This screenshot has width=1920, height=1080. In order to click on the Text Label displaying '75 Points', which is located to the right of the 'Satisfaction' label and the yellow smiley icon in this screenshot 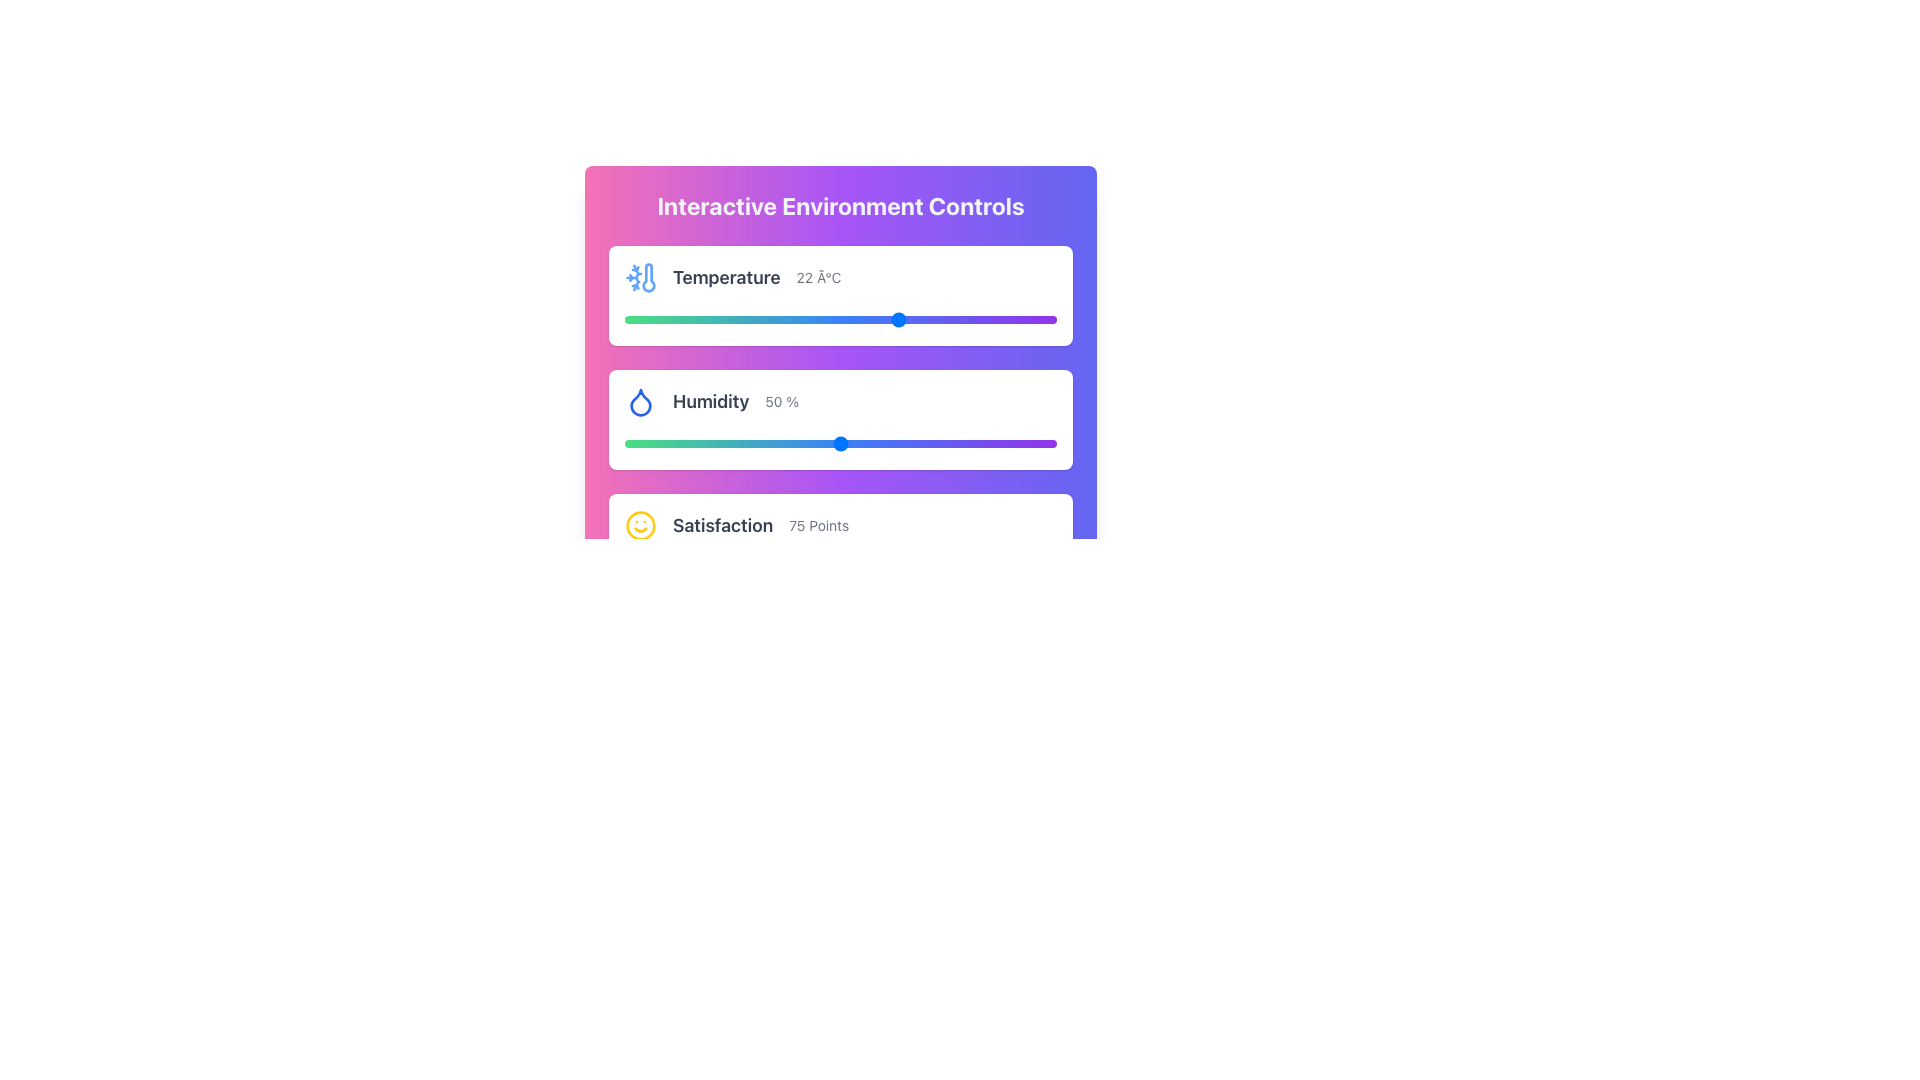, I will do `click(819, 524)`.